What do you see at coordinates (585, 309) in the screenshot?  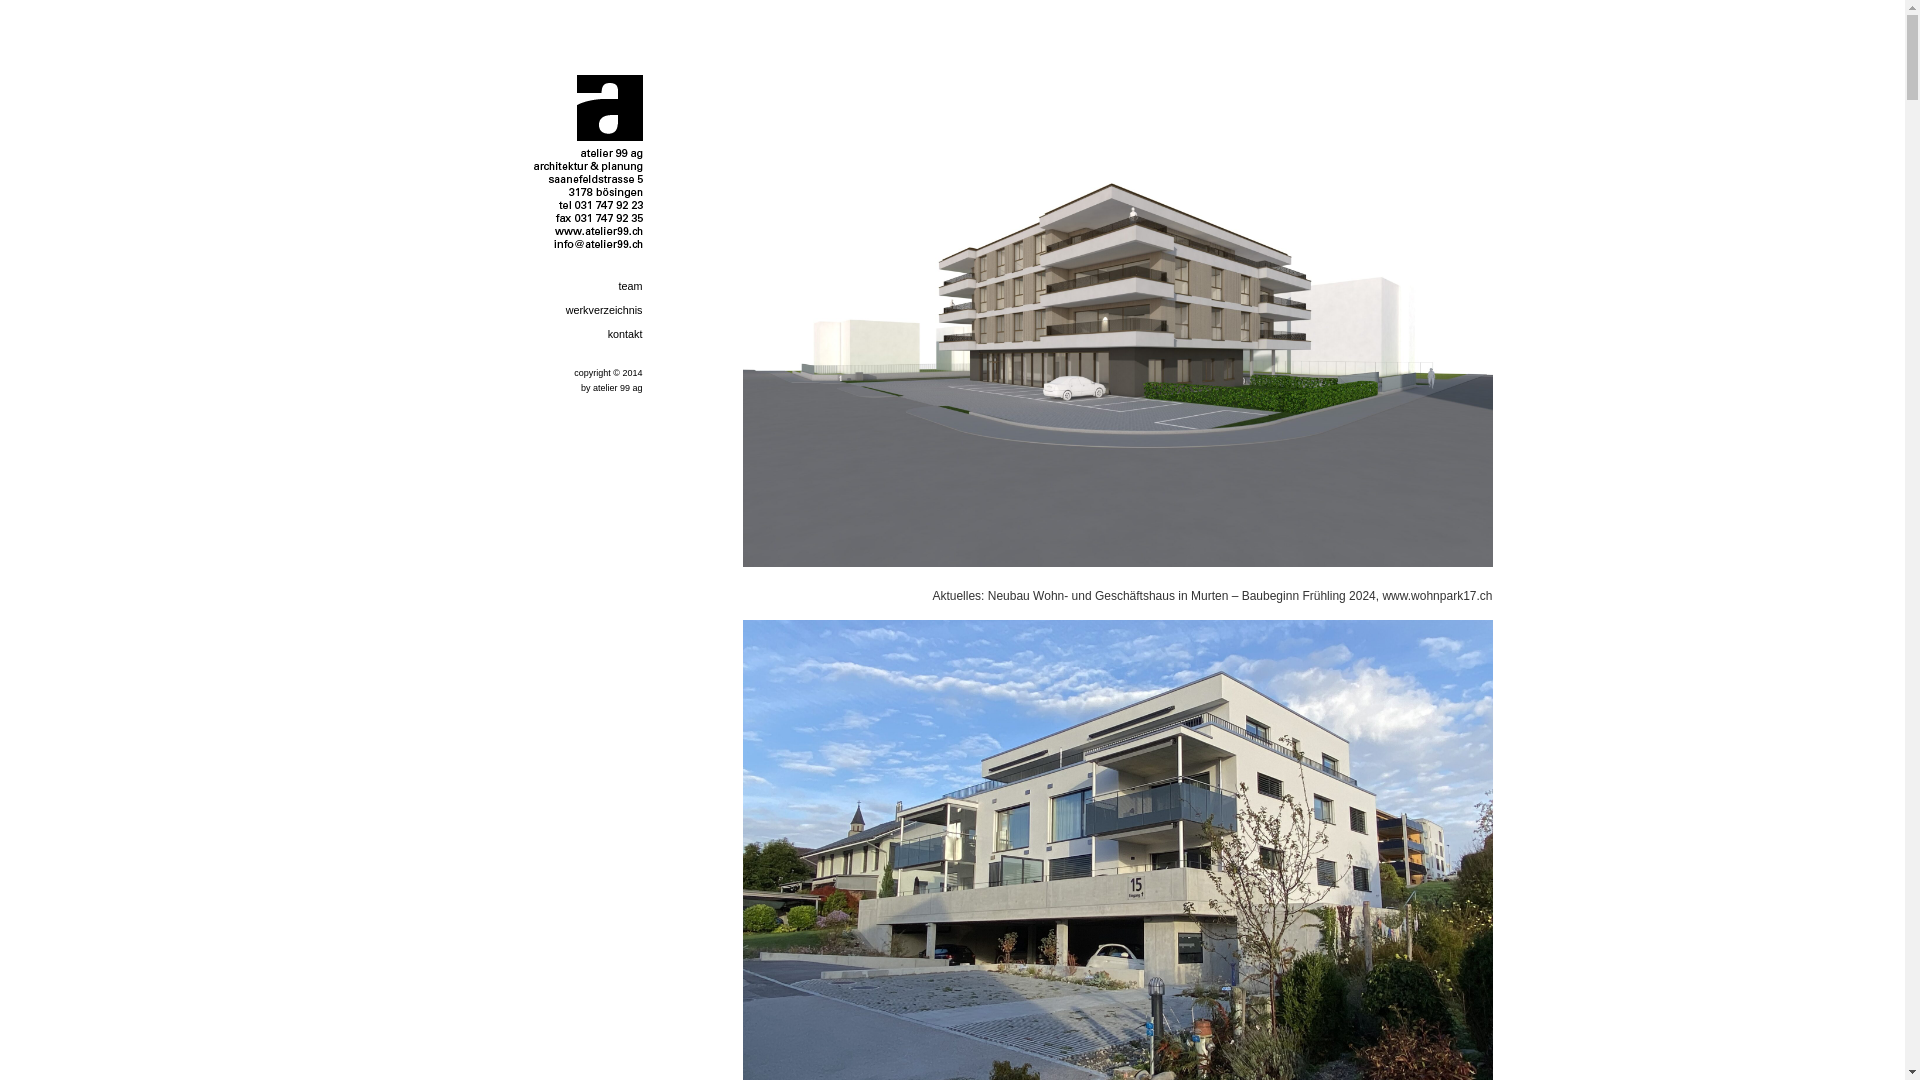 I see `'werkverzeichnis'` at bounding box center [585, 309].